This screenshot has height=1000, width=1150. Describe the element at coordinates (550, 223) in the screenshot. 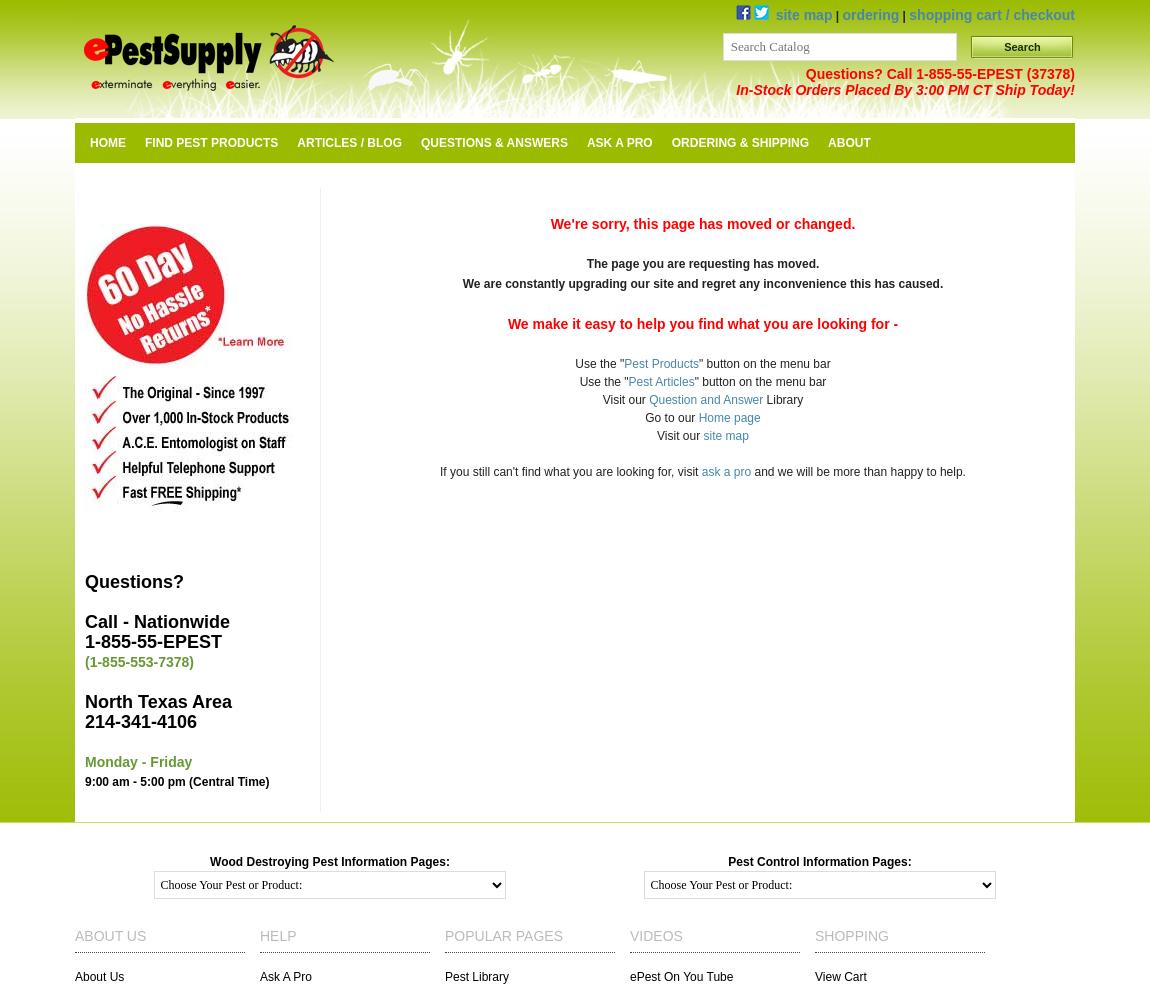

I see `'We're sorry, this page has moved or changed.'` at that location.